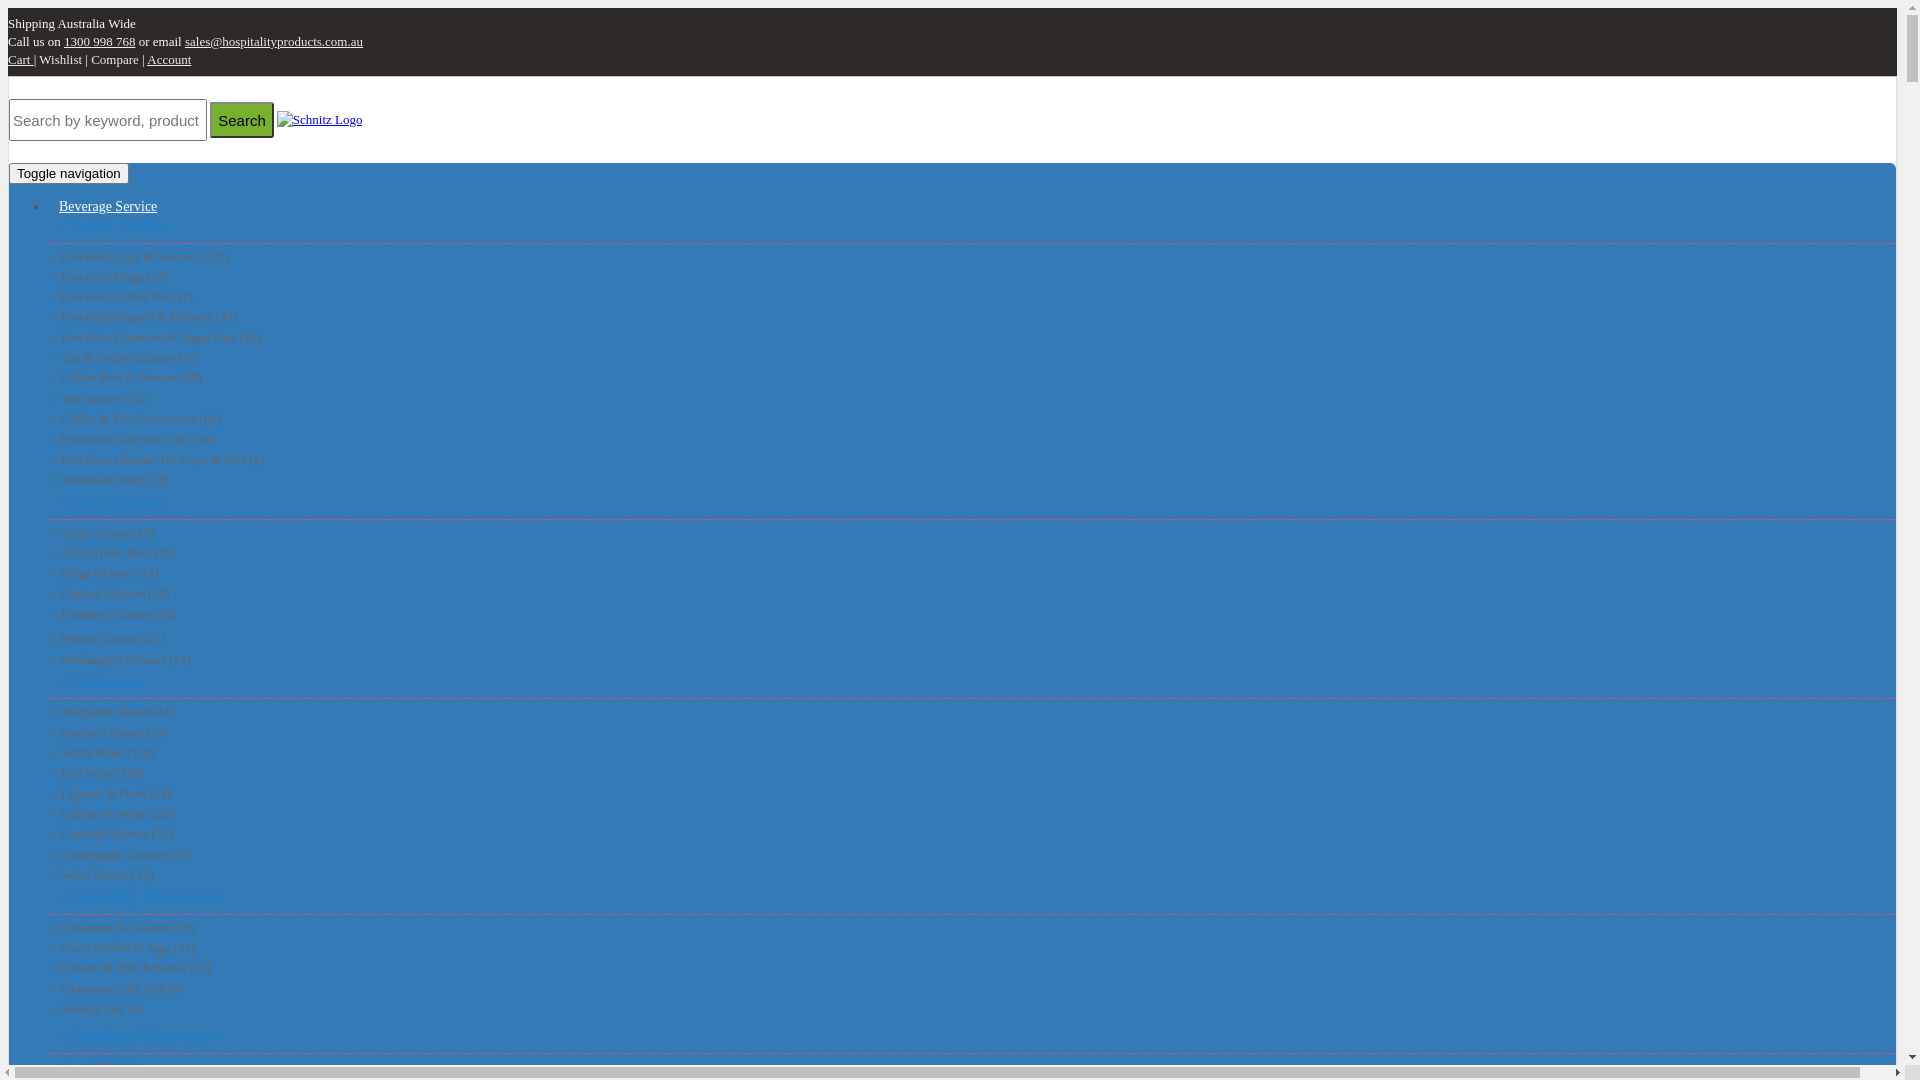  Describe the element at coordinates (51, 398) in the screenshot. I see `'Tea Infusers (52)'` at that location.